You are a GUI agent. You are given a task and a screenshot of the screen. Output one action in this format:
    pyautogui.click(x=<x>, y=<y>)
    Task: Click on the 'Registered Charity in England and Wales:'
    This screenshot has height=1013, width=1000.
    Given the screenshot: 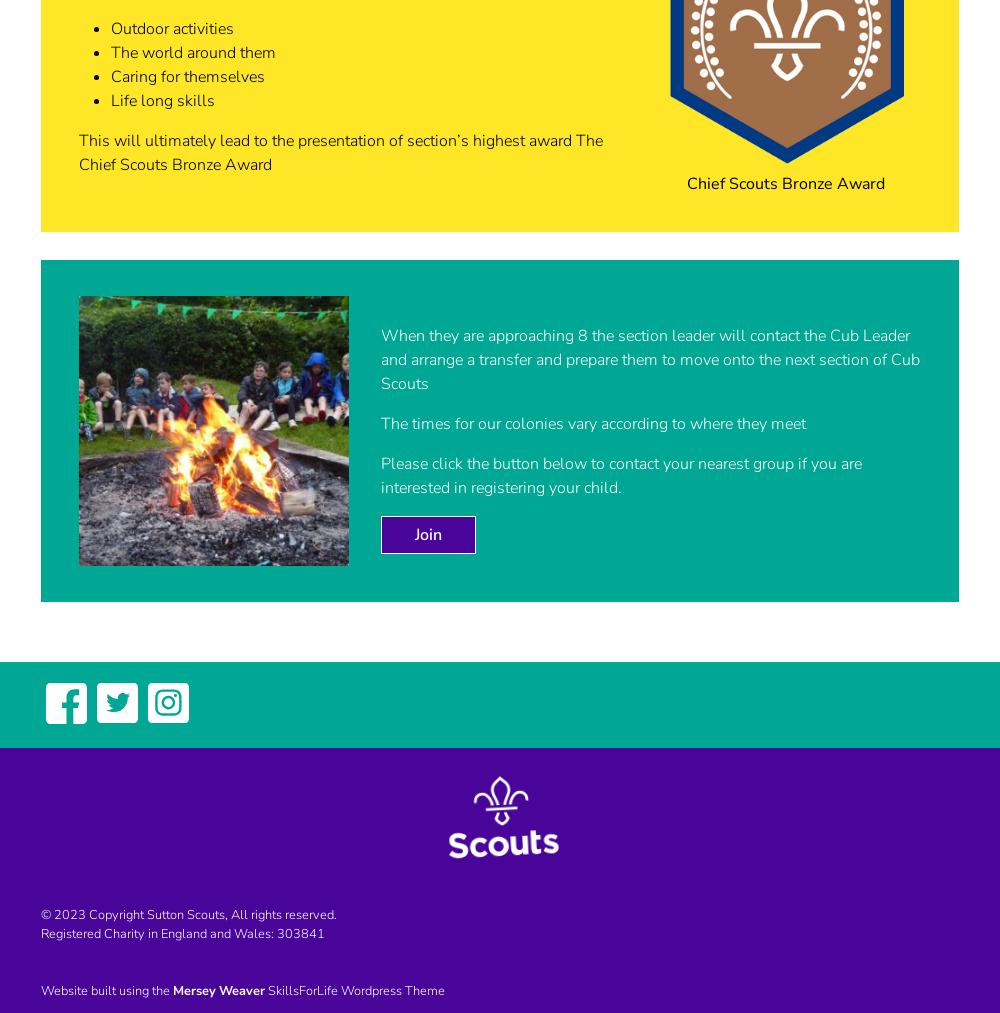 What is the action you would take?
    pyautogui.click(x=159, y=932)
    